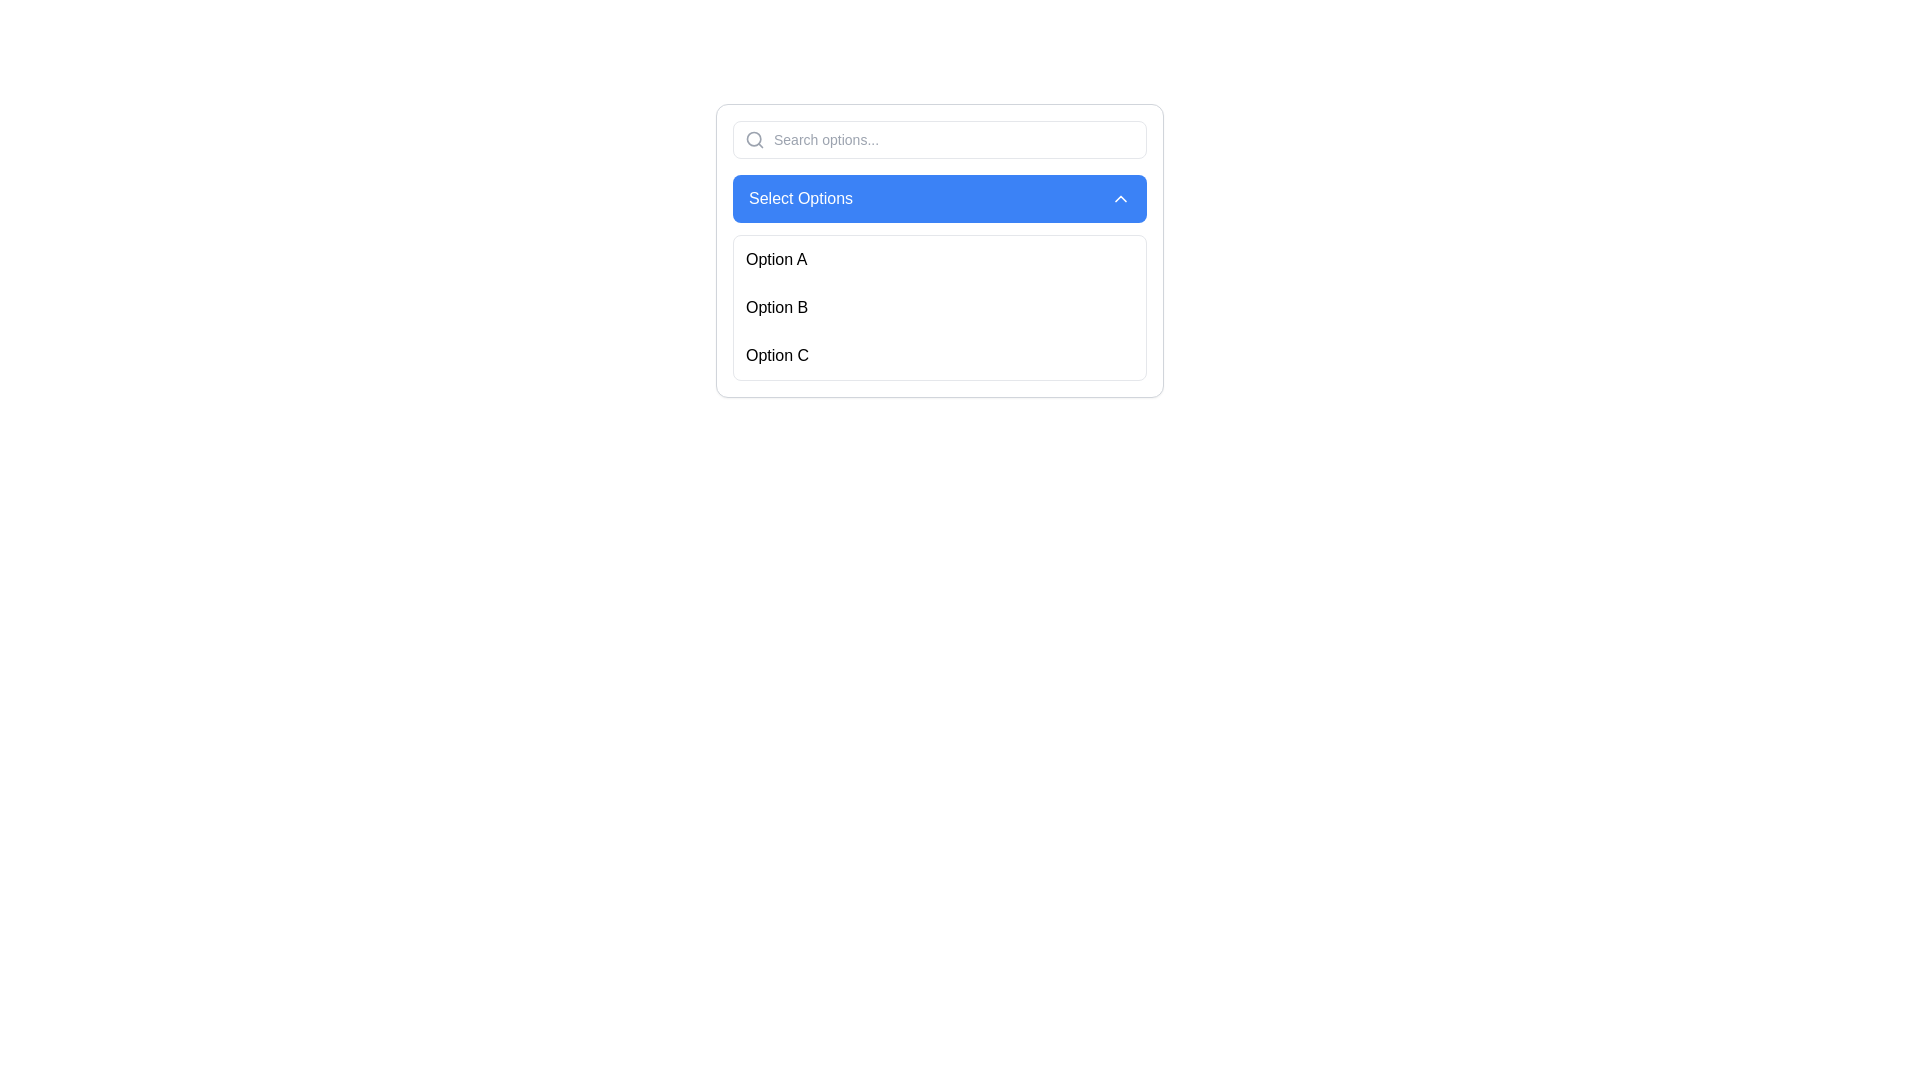 This screenshot has height=1080, width=1920. What do you see at coordinates (939, 354) in the screenshot?
I see `the List item displaying 'Option C'` at bounding box center [939, 354].